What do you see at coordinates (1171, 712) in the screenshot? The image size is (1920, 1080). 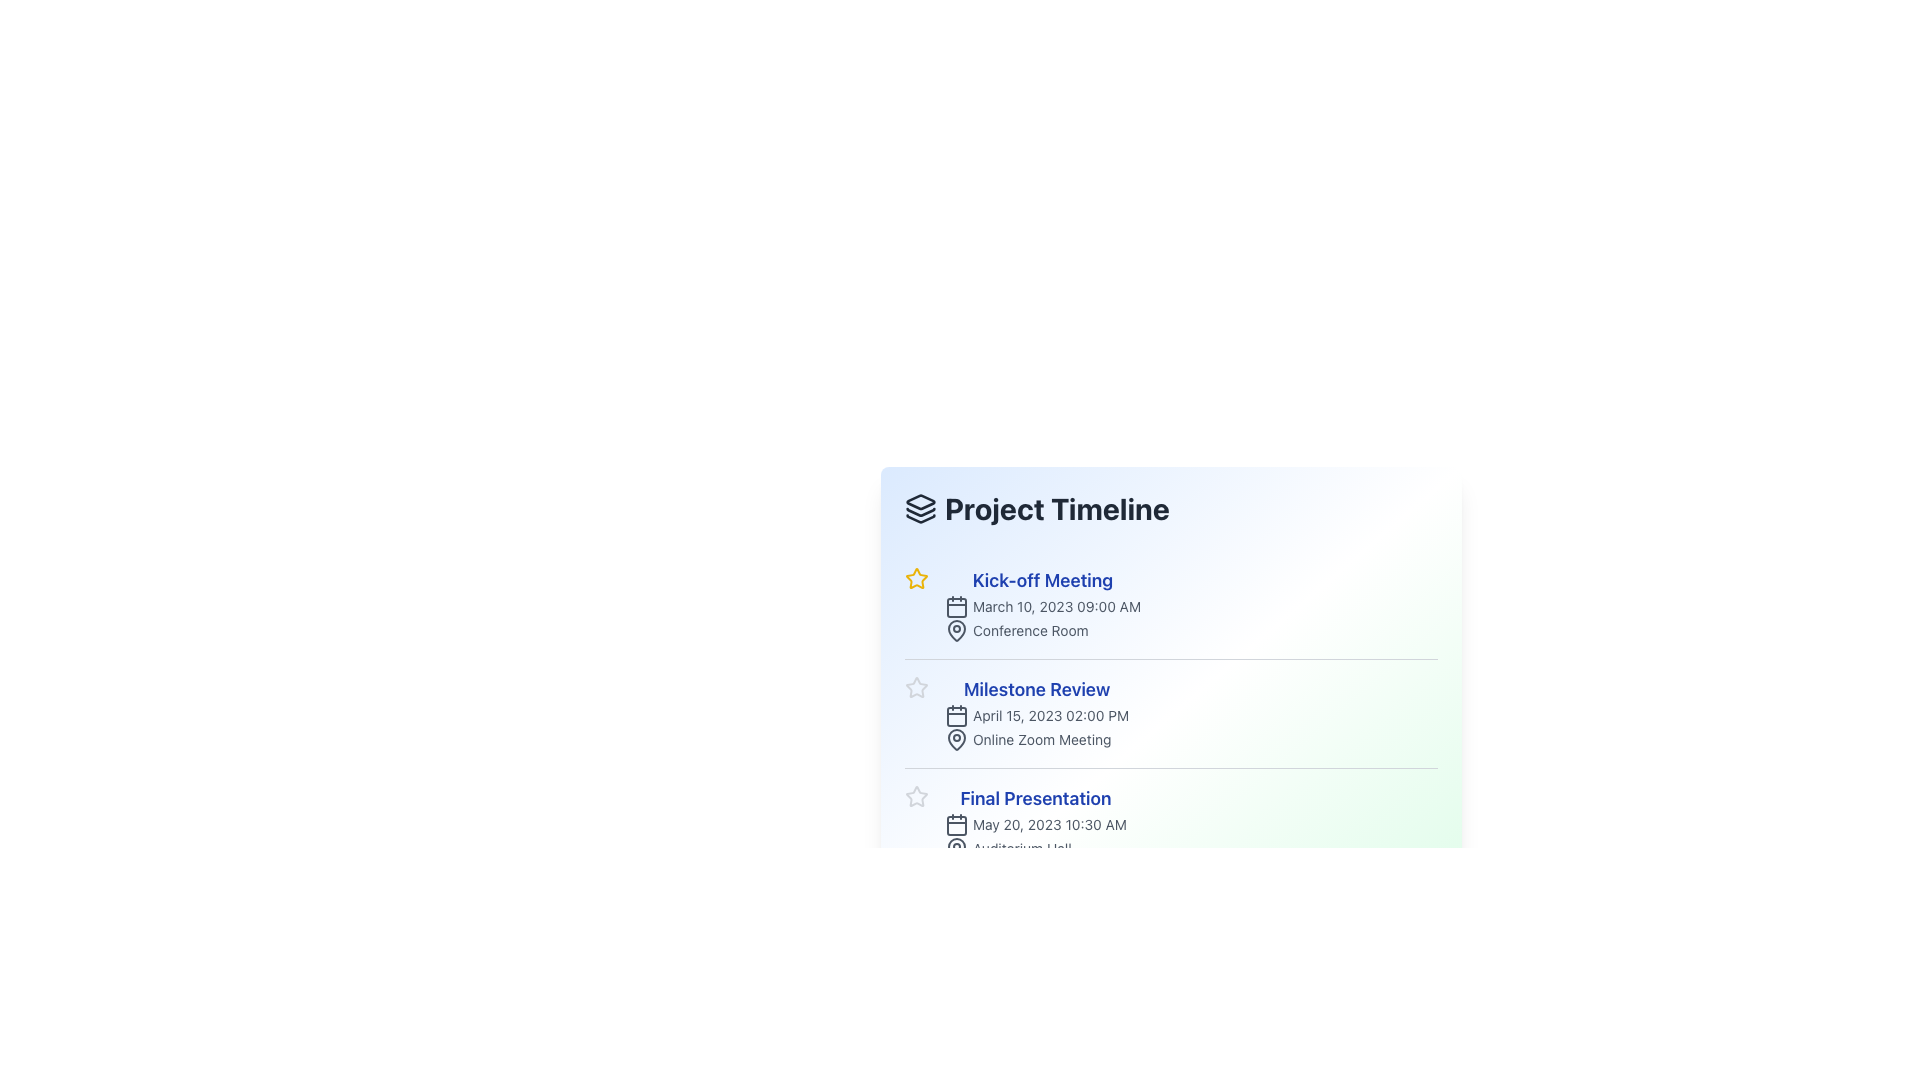 I see `detailed entry of the project timeline for 'Milestone Review', which includes the title, date, time, and location` at bounding box center [1171, 712].